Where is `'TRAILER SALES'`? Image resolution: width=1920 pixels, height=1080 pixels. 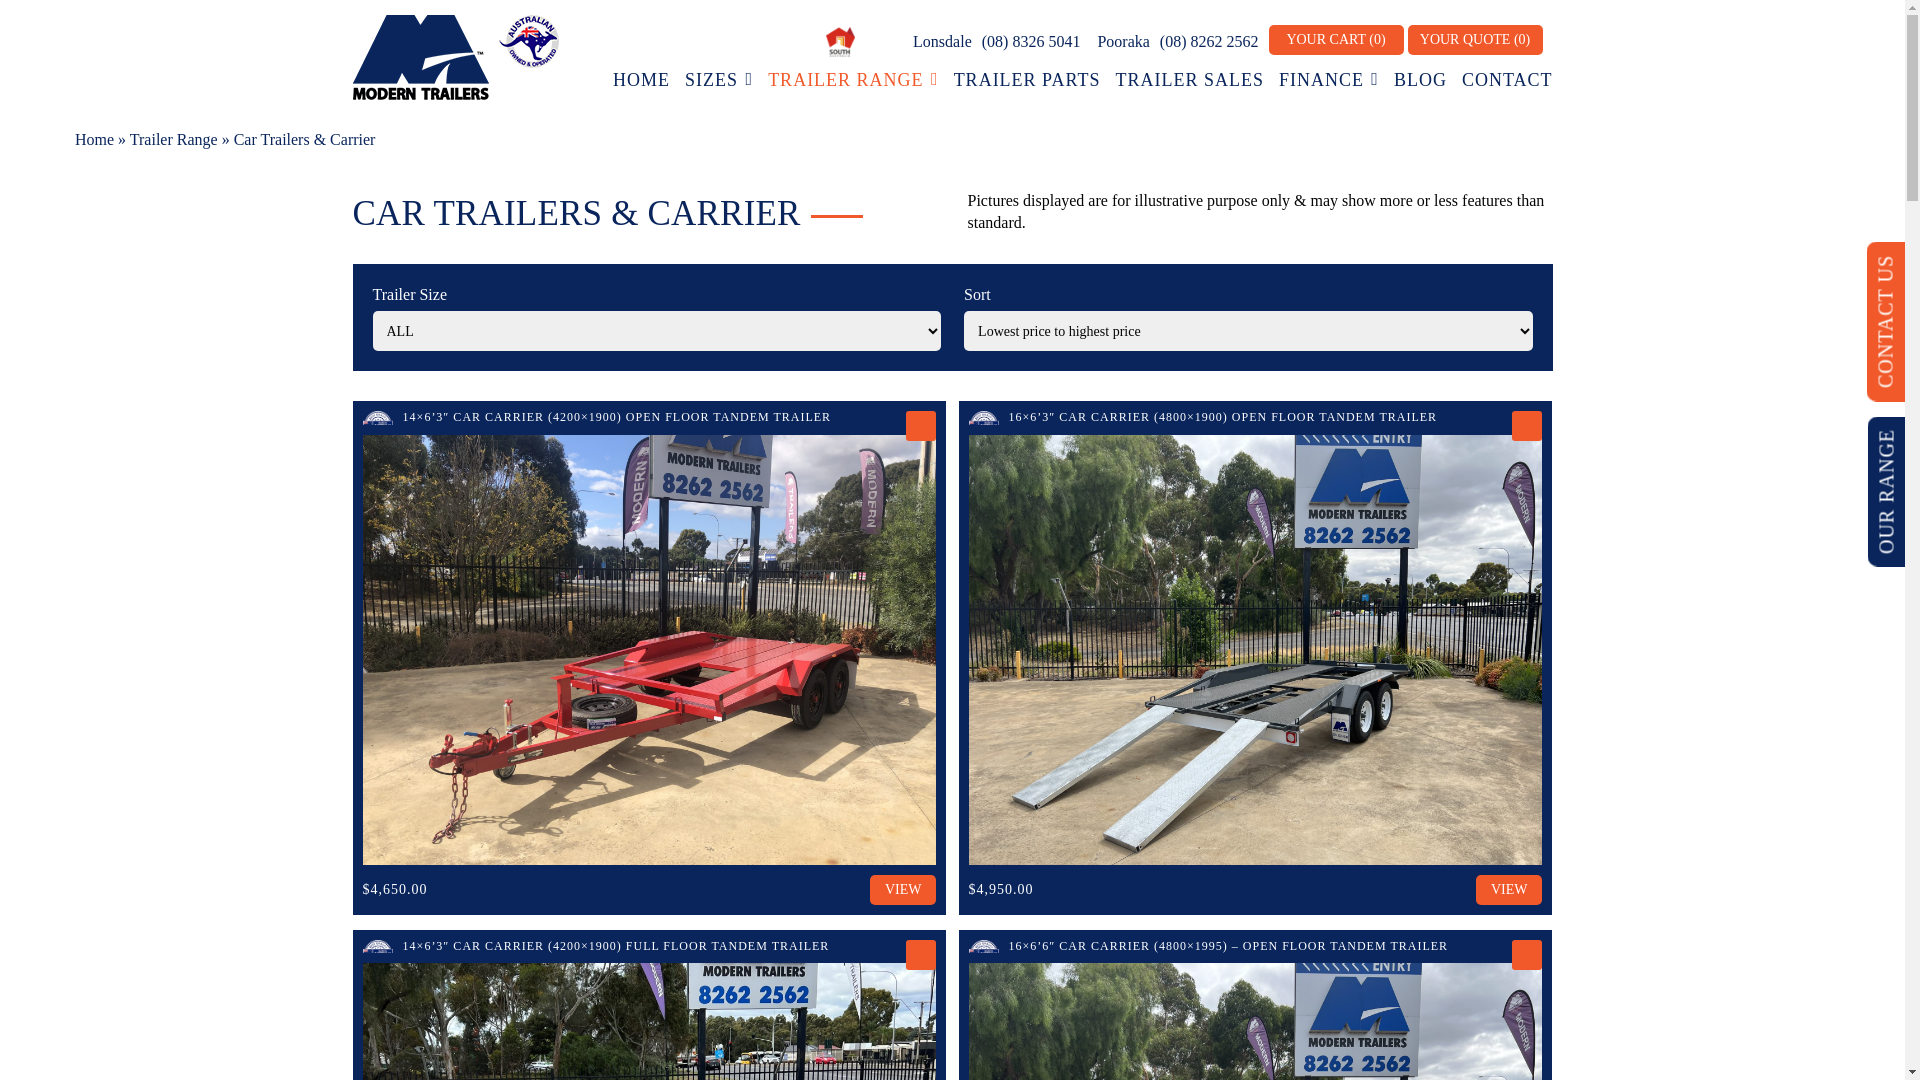
'TRAILER SALES' is located at coordinates (1189, 79).